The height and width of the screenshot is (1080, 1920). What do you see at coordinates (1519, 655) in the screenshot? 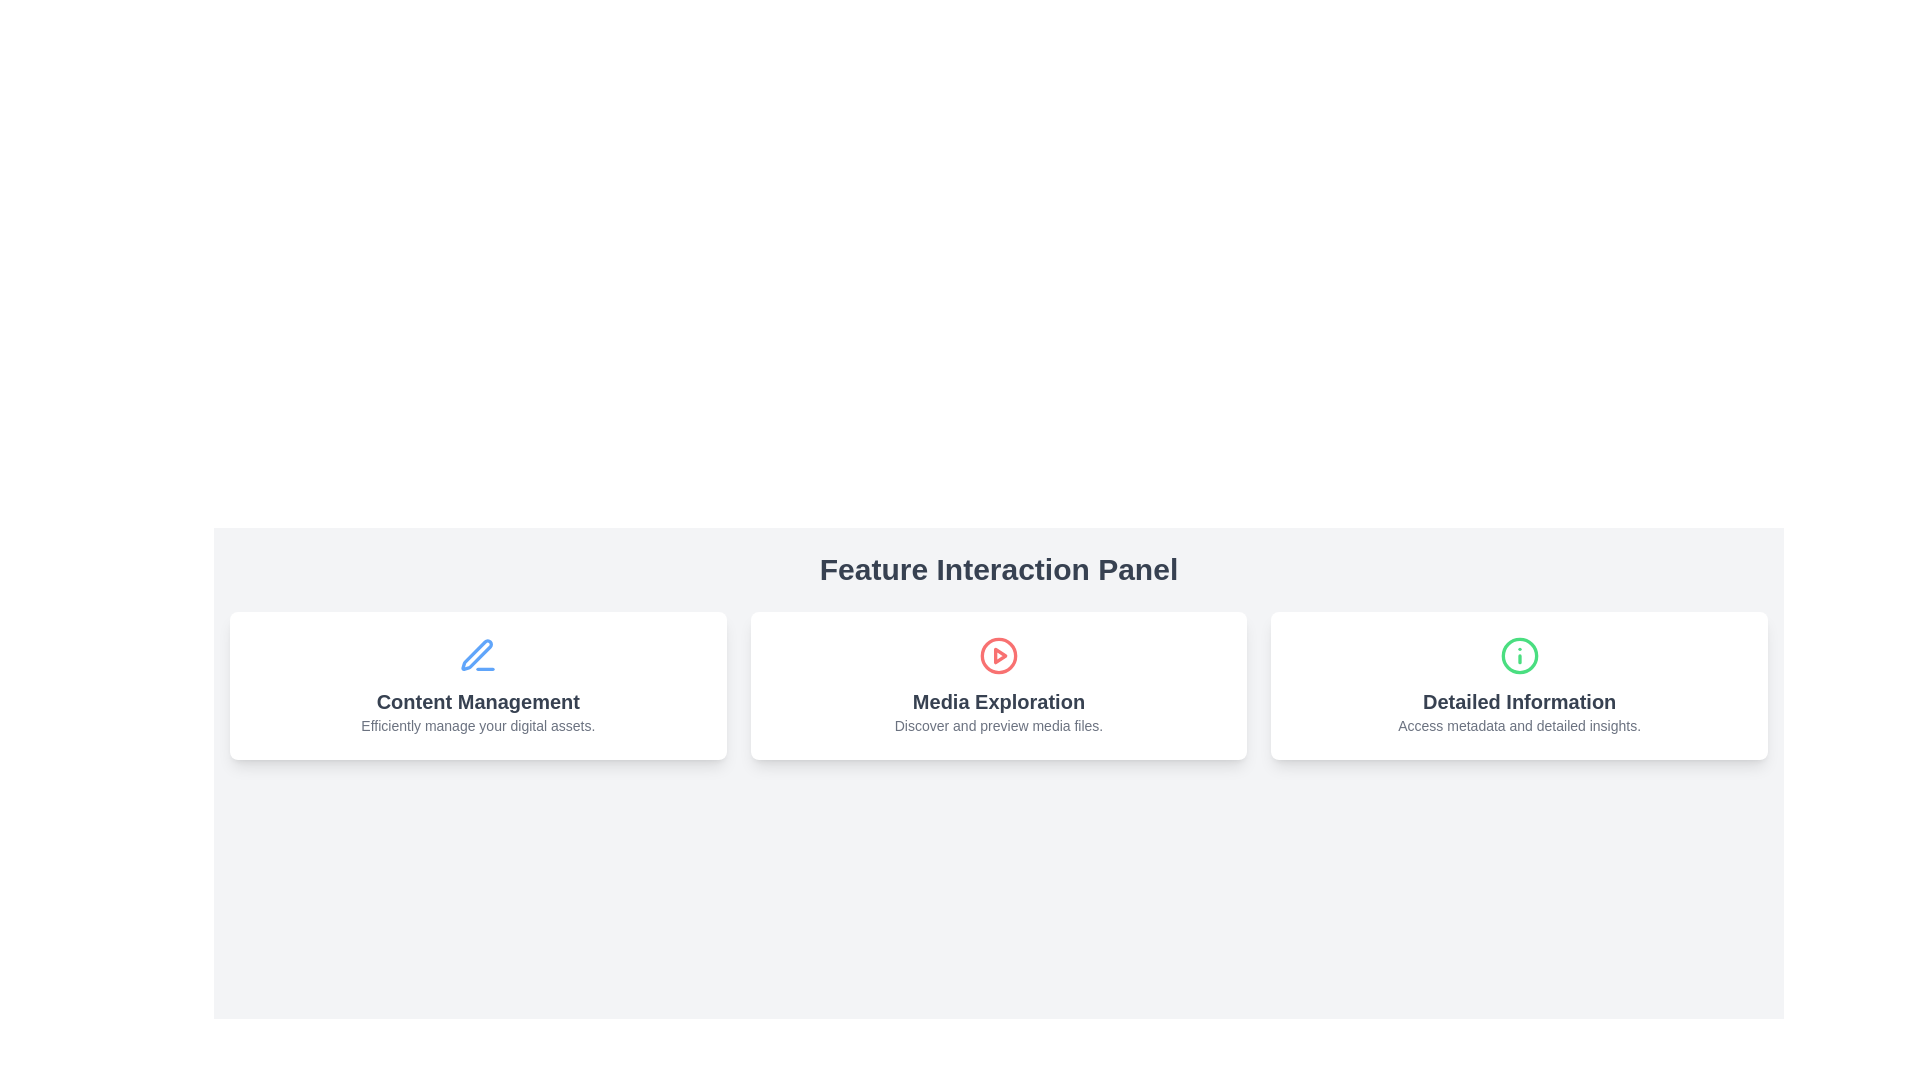
I see `the informational icon located at the top center of the 'Detailed Information' card` at bounding box center [1519, 655].